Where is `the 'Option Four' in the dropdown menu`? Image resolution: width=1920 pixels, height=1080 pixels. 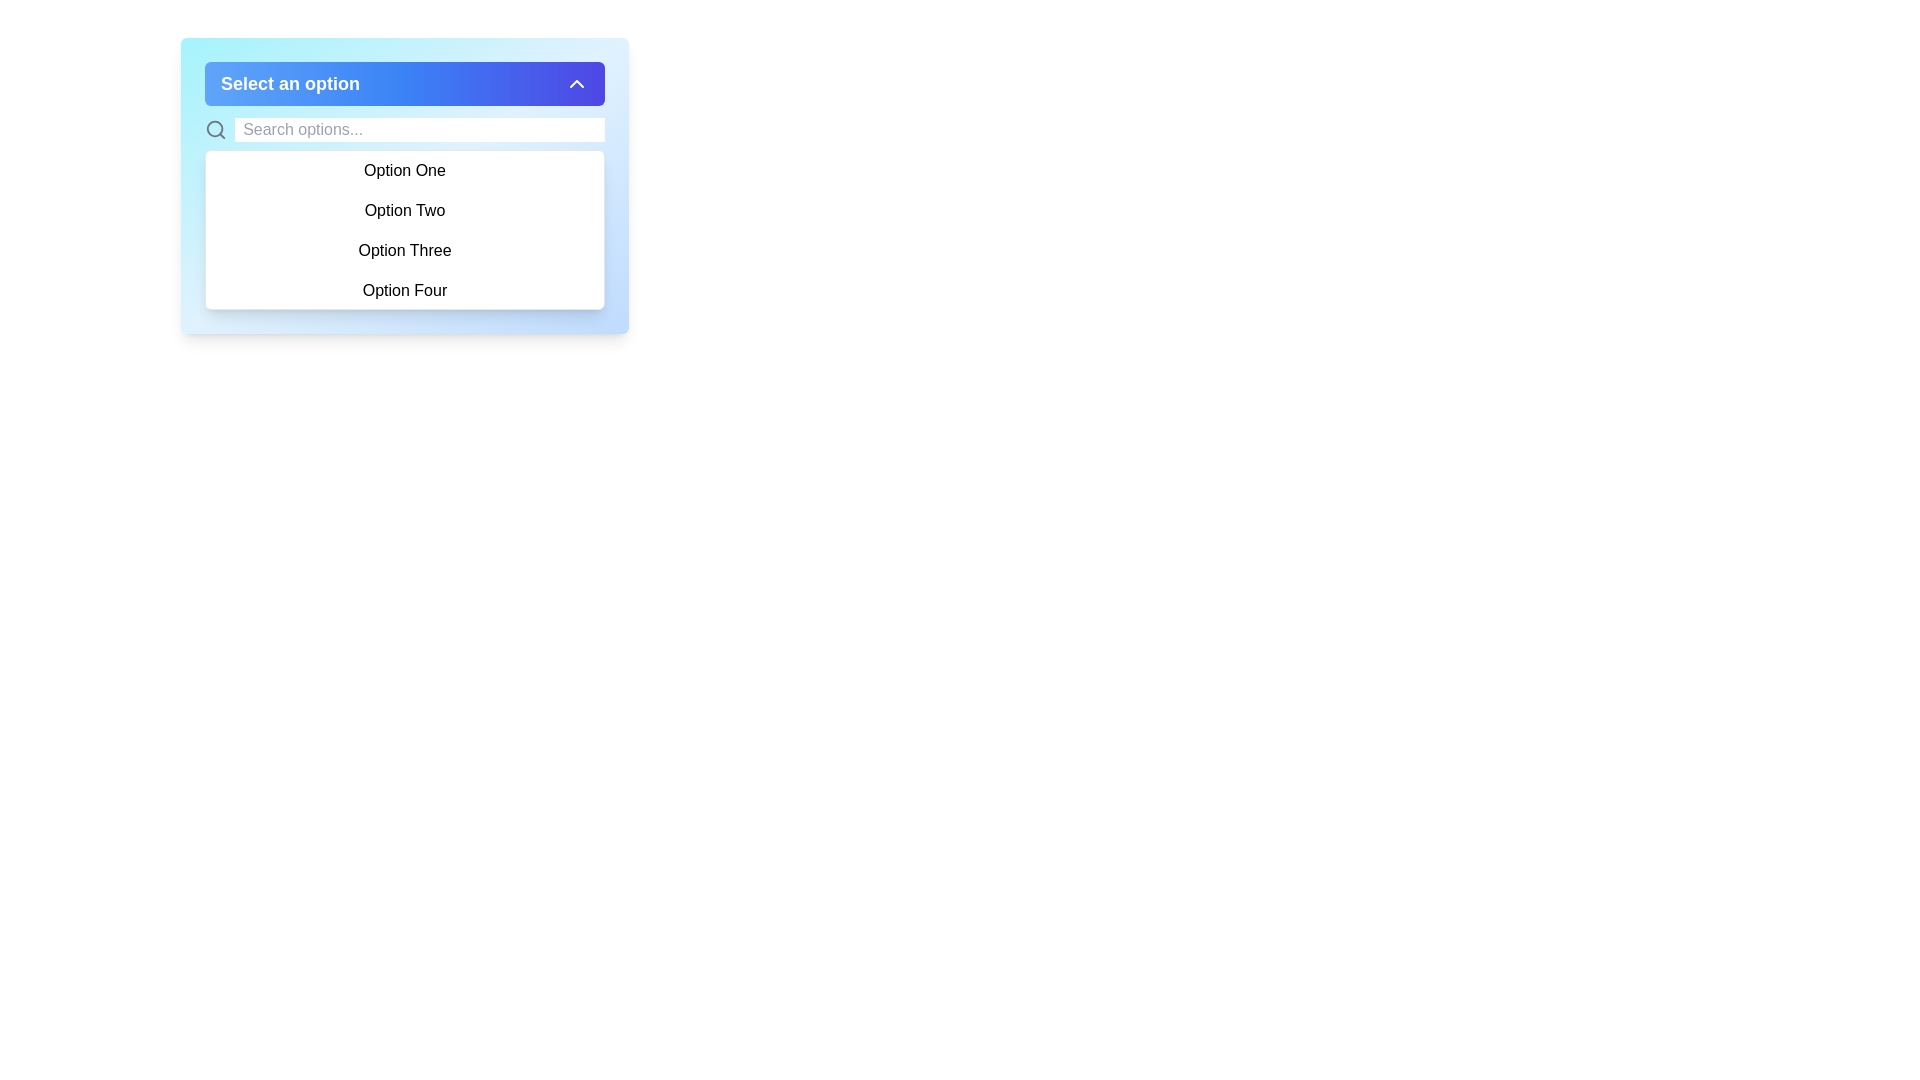 the 'Option Four' in the dropdown menu is located at coordinates (403, 290).